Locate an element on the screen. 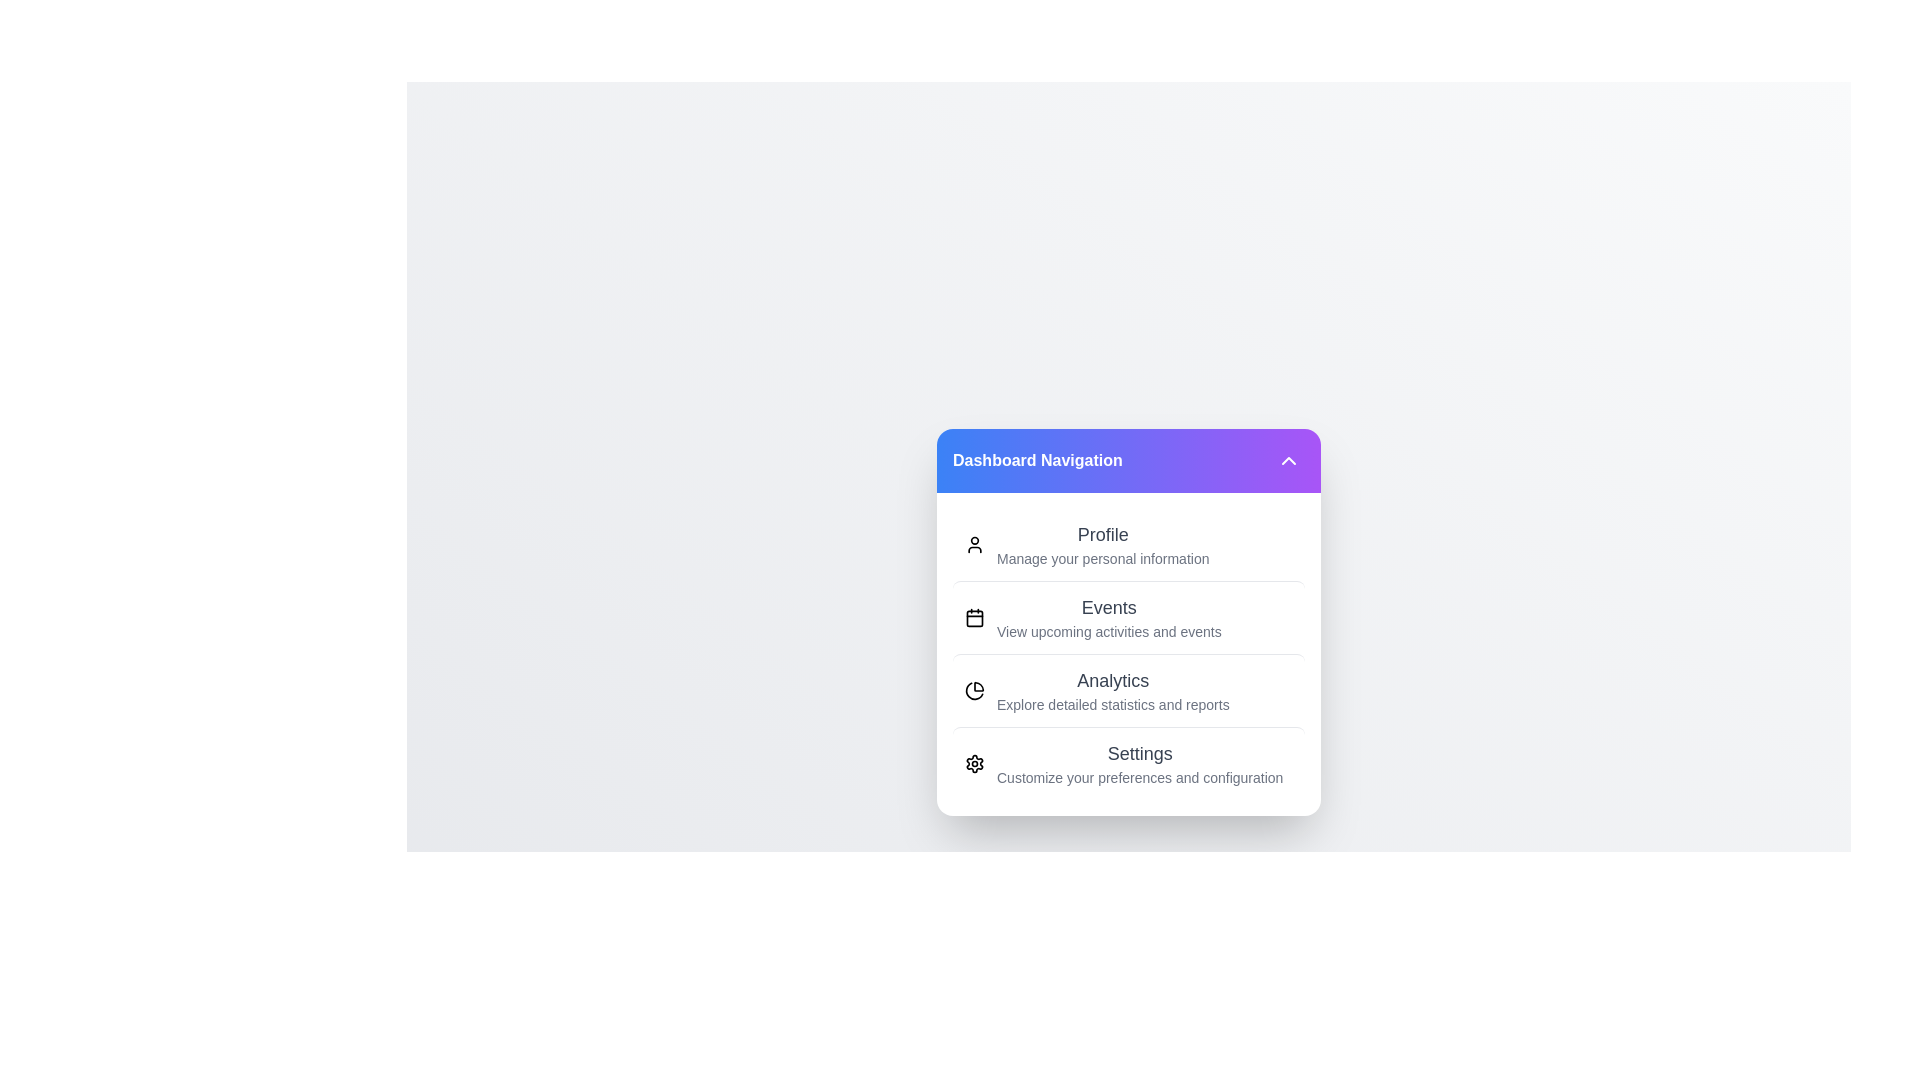  the menu option Profile is located at coordinates (1128, 544).